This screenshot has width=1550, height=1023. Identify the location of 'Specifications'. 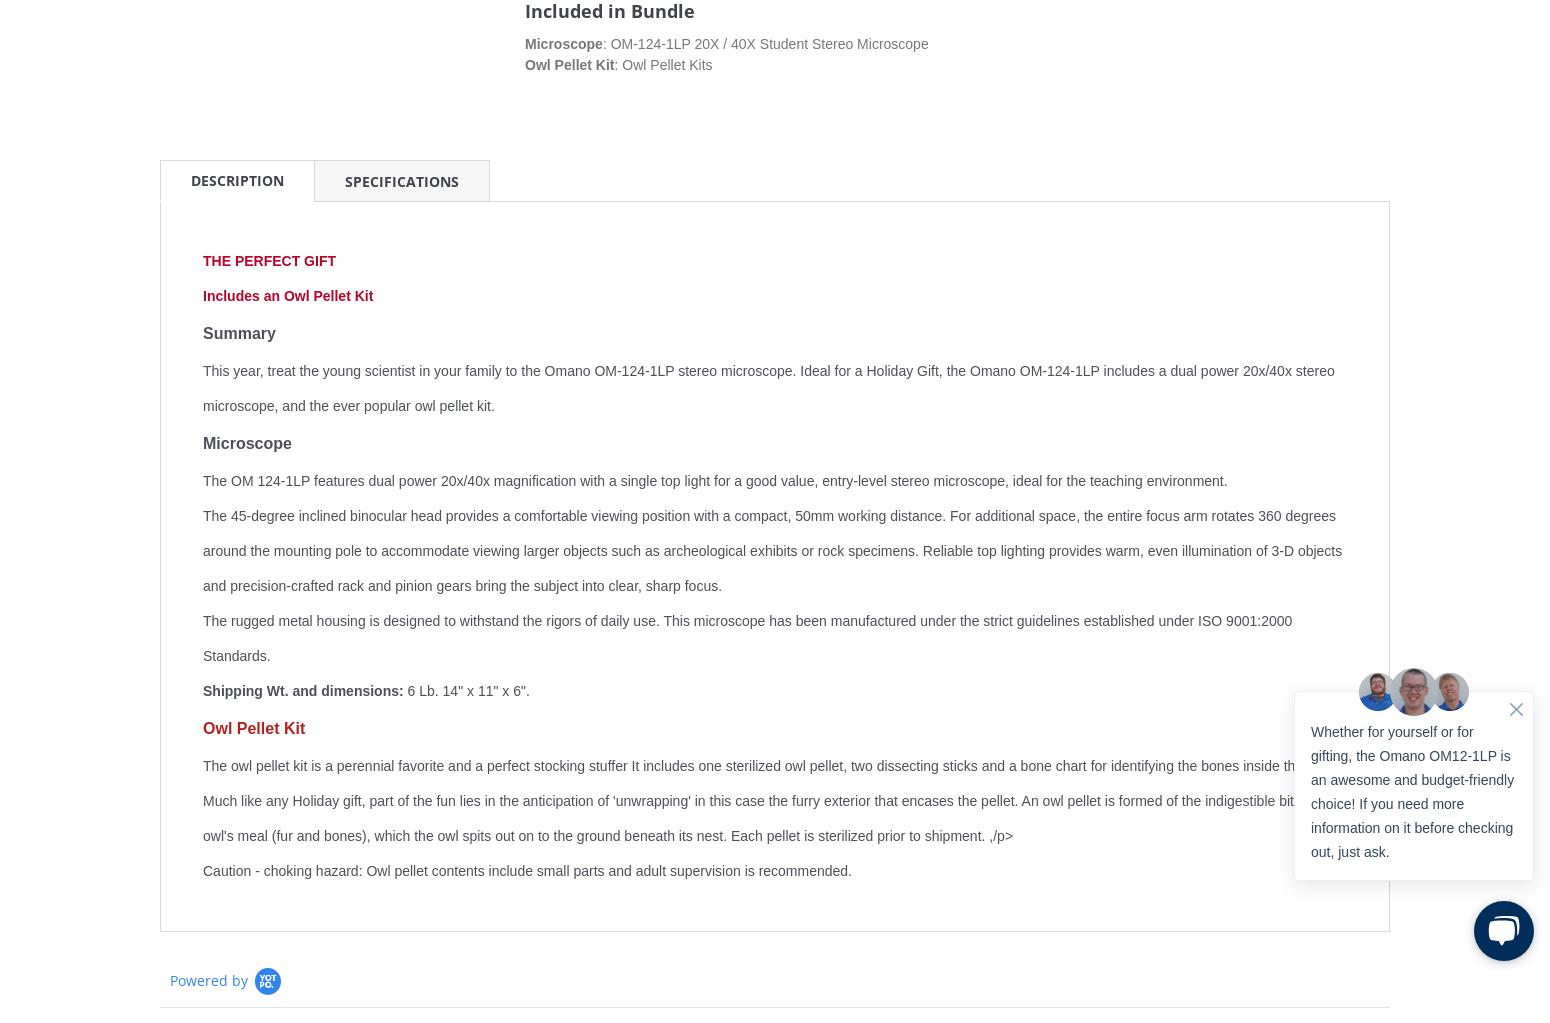
(402, 181).